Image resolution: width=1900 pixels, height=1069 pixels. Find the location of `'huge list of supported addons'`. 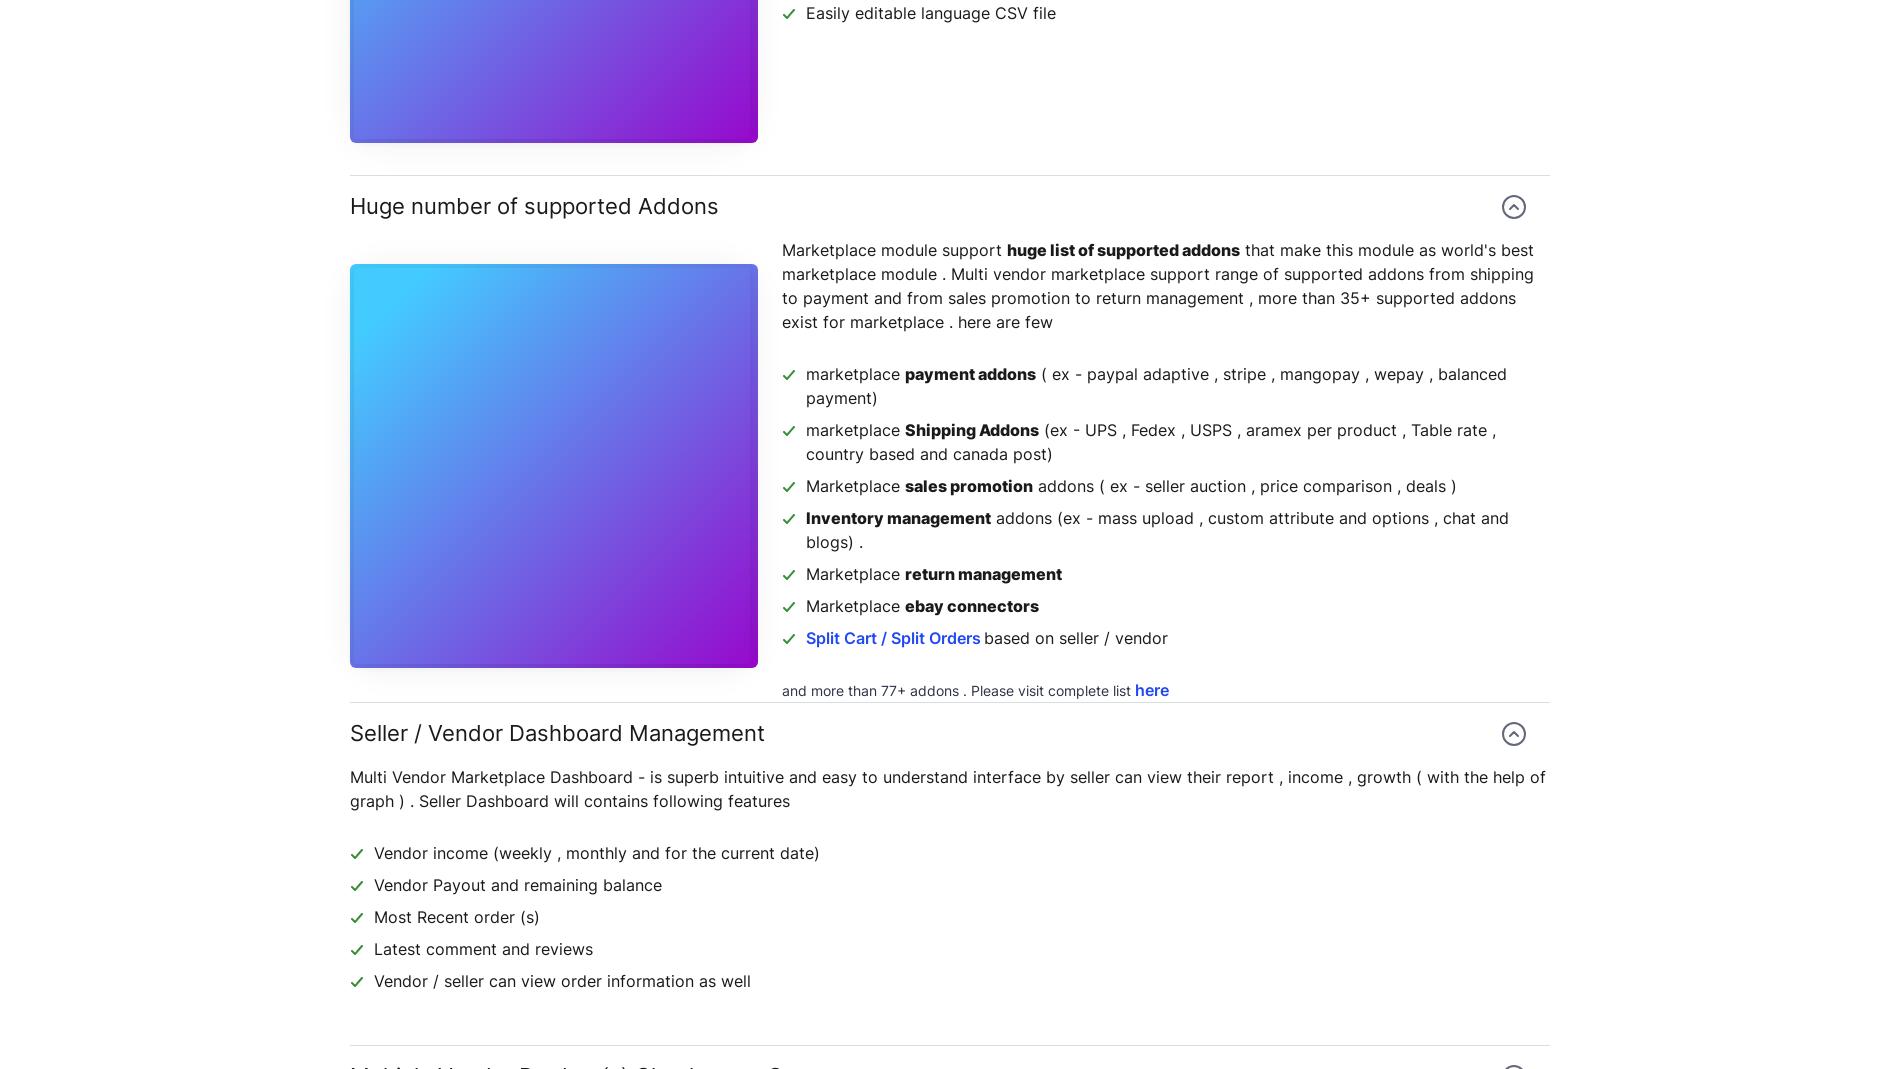

'huge list of supported addons' is located at coordinates (1007, 249).